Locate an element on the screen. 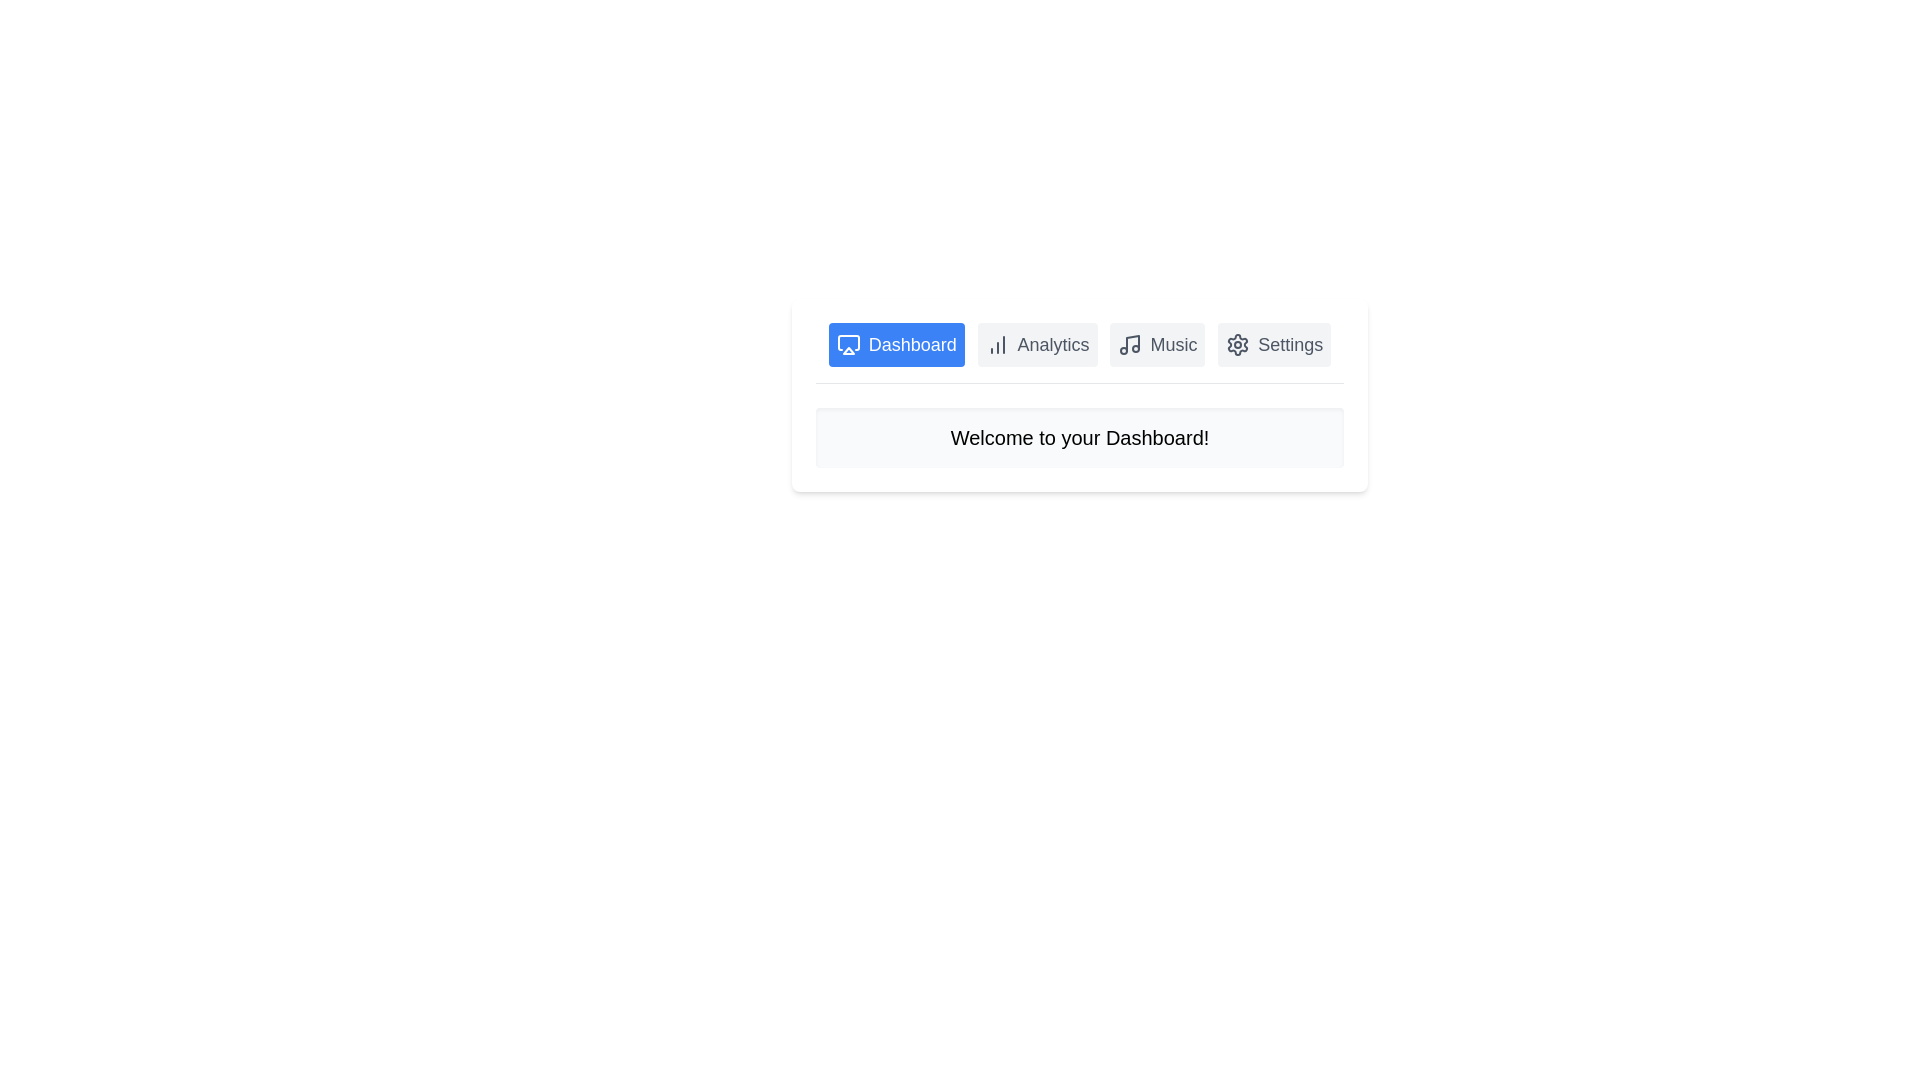 The width and height of the screenshot is (1920, 1080). the music note icon located inside the 'Music' button in the navigation bar, which is the third button from the left, positioned between 'Analytics' and 'Settings' is located at coordinates (1130, 343).